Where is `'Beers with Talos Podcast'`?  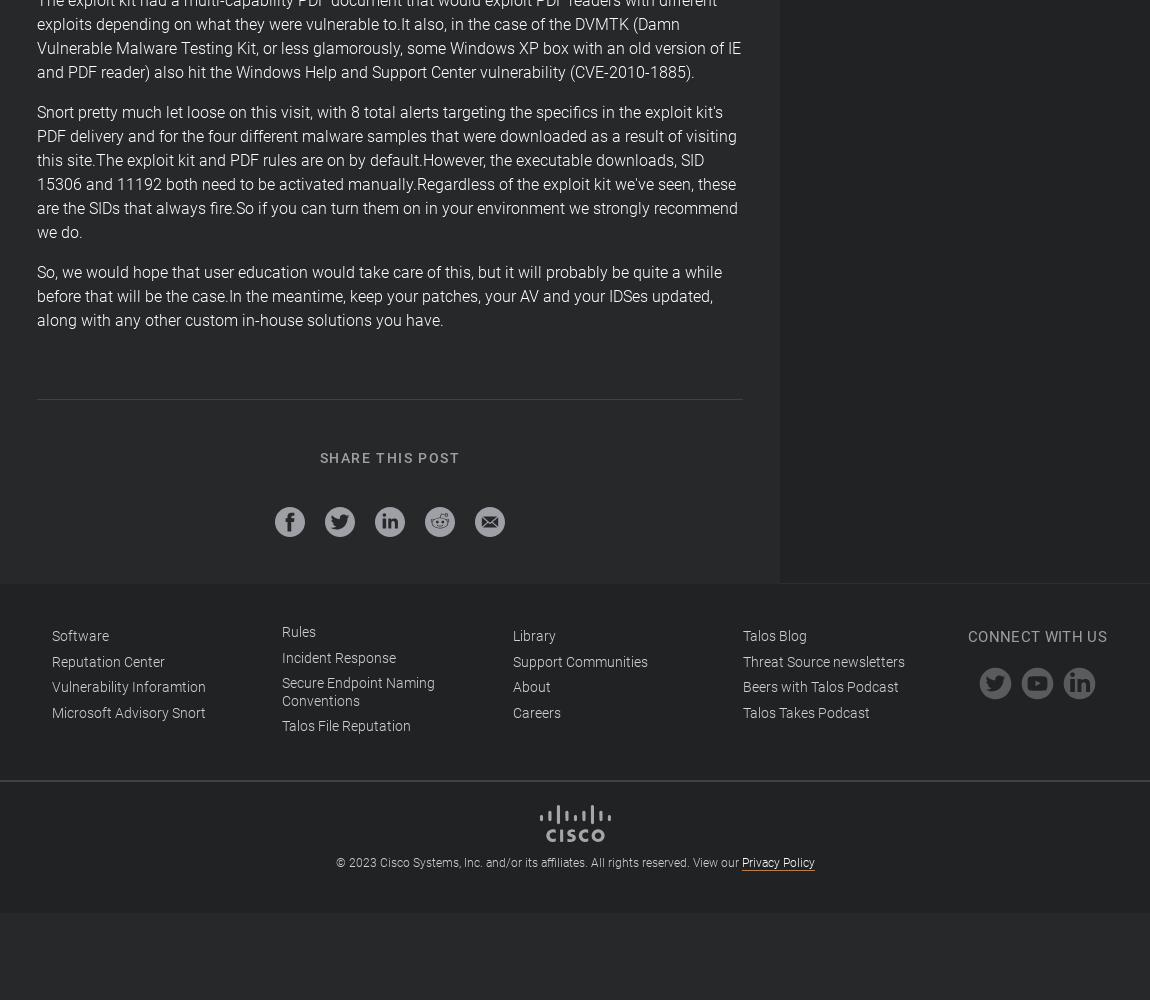 'Beers with Talos Podcast' is located at coordinates (818, 687).